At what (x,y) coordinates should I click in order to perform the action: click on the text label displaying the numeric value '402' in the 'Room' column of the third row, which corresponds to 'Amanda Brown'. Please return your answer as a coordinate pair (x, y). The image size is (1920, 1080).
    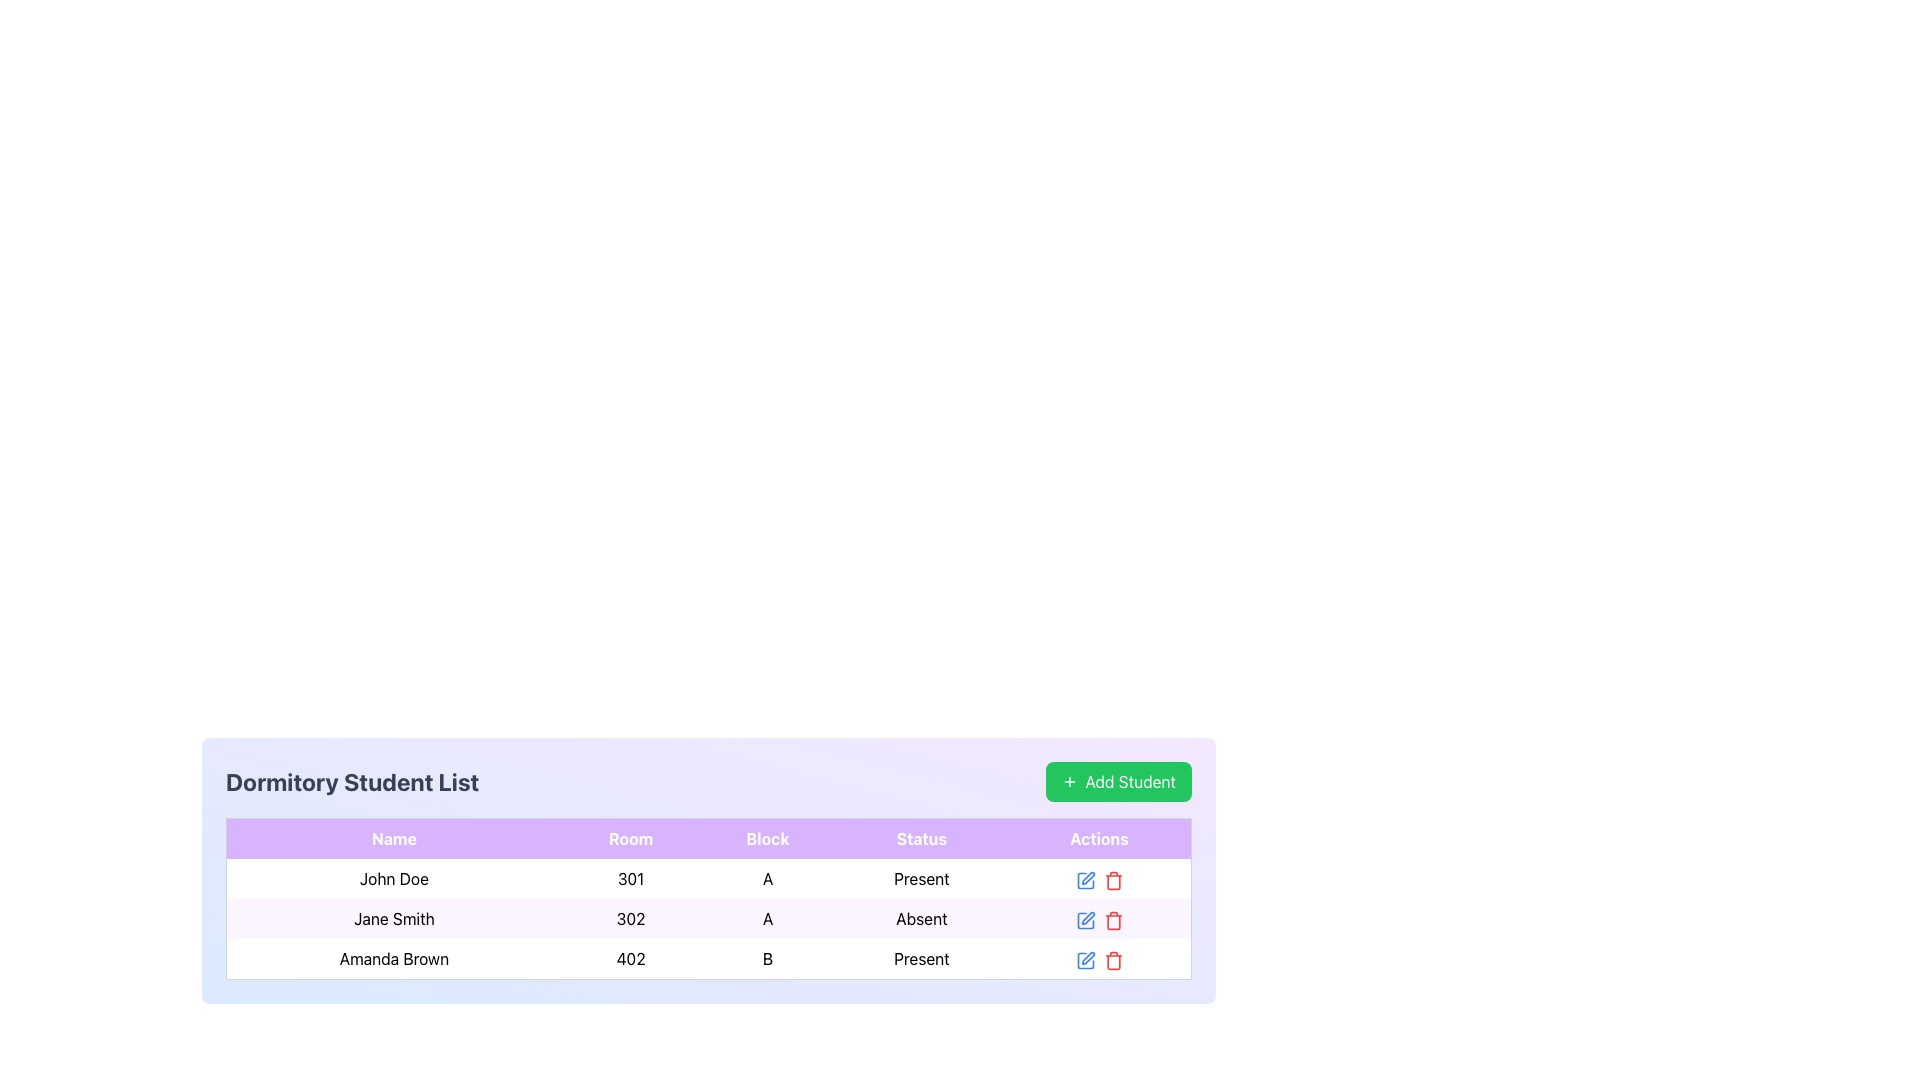
    Looking at the image, I should click on (630, 958).